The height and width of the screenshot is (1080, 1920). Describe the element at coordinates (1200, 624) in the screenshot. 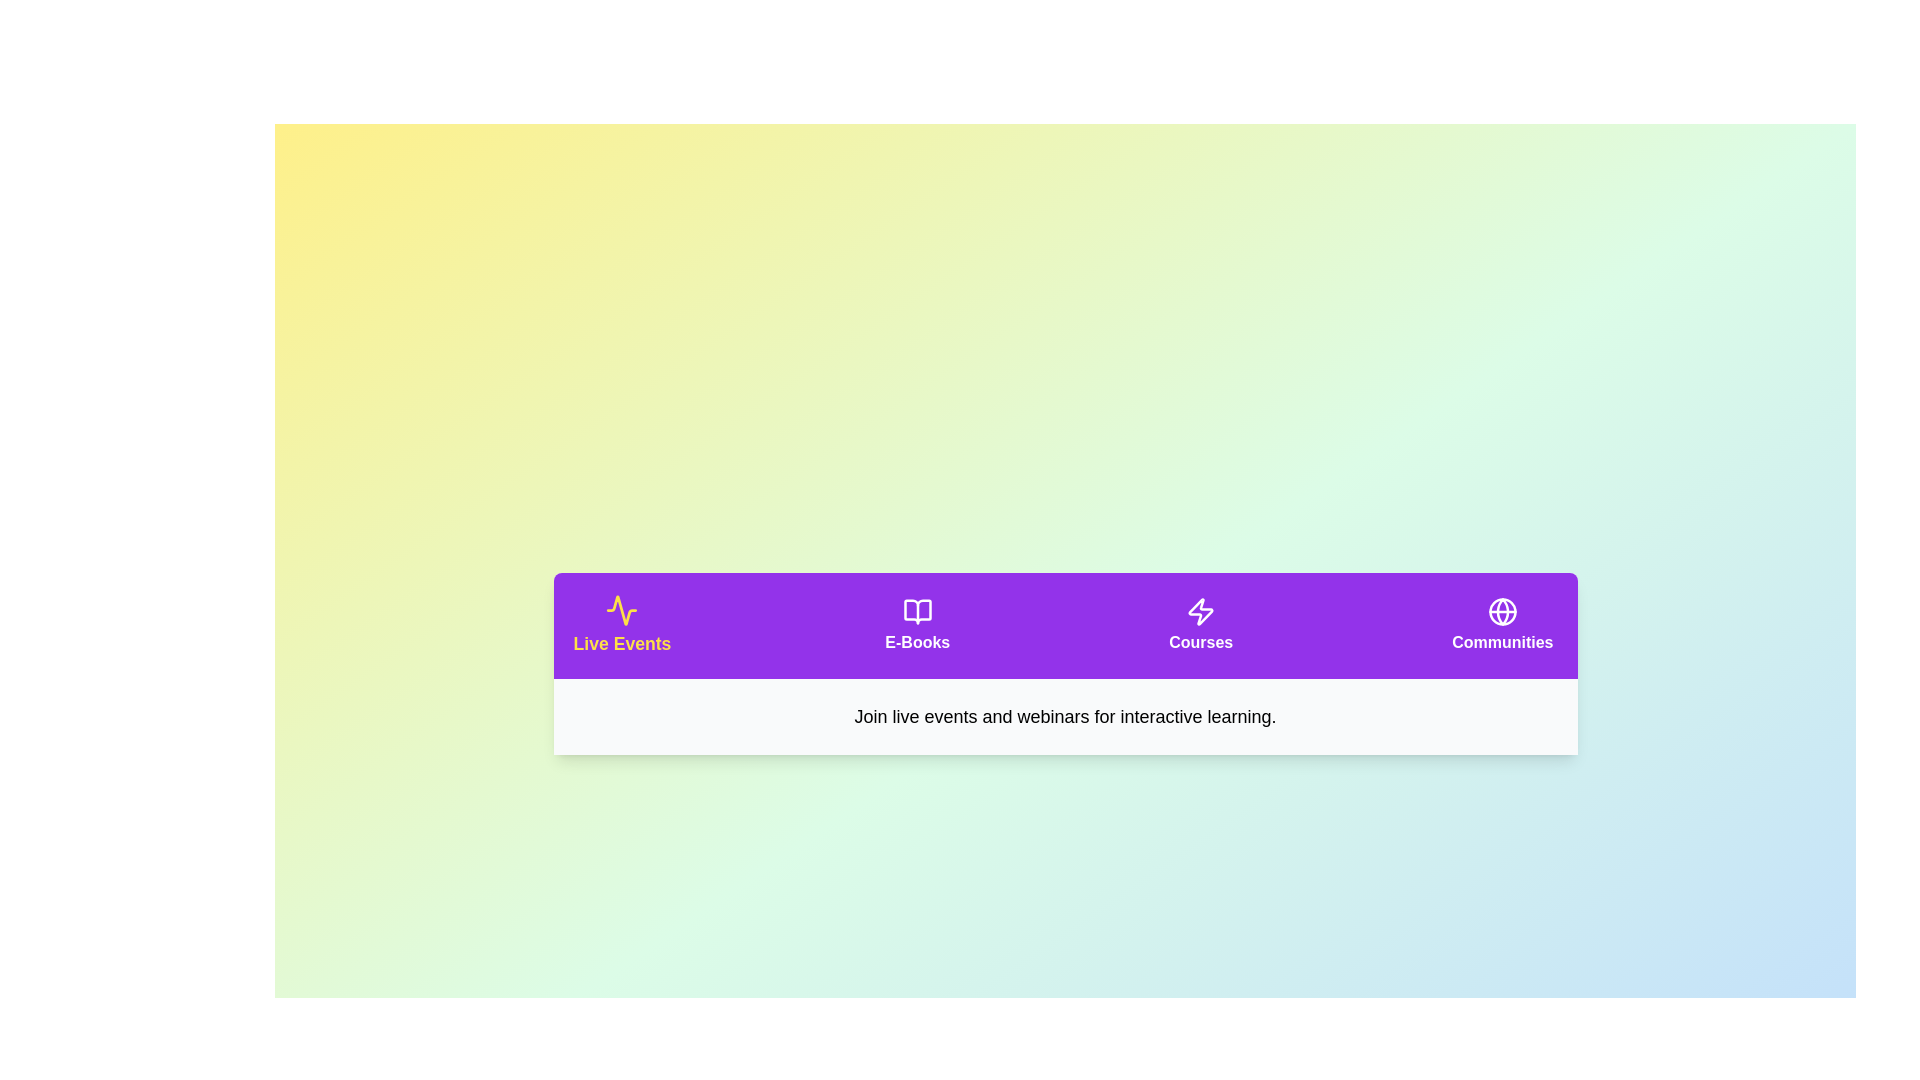

I see `the tab button labeled Courses to observe its visual effect` at that location.